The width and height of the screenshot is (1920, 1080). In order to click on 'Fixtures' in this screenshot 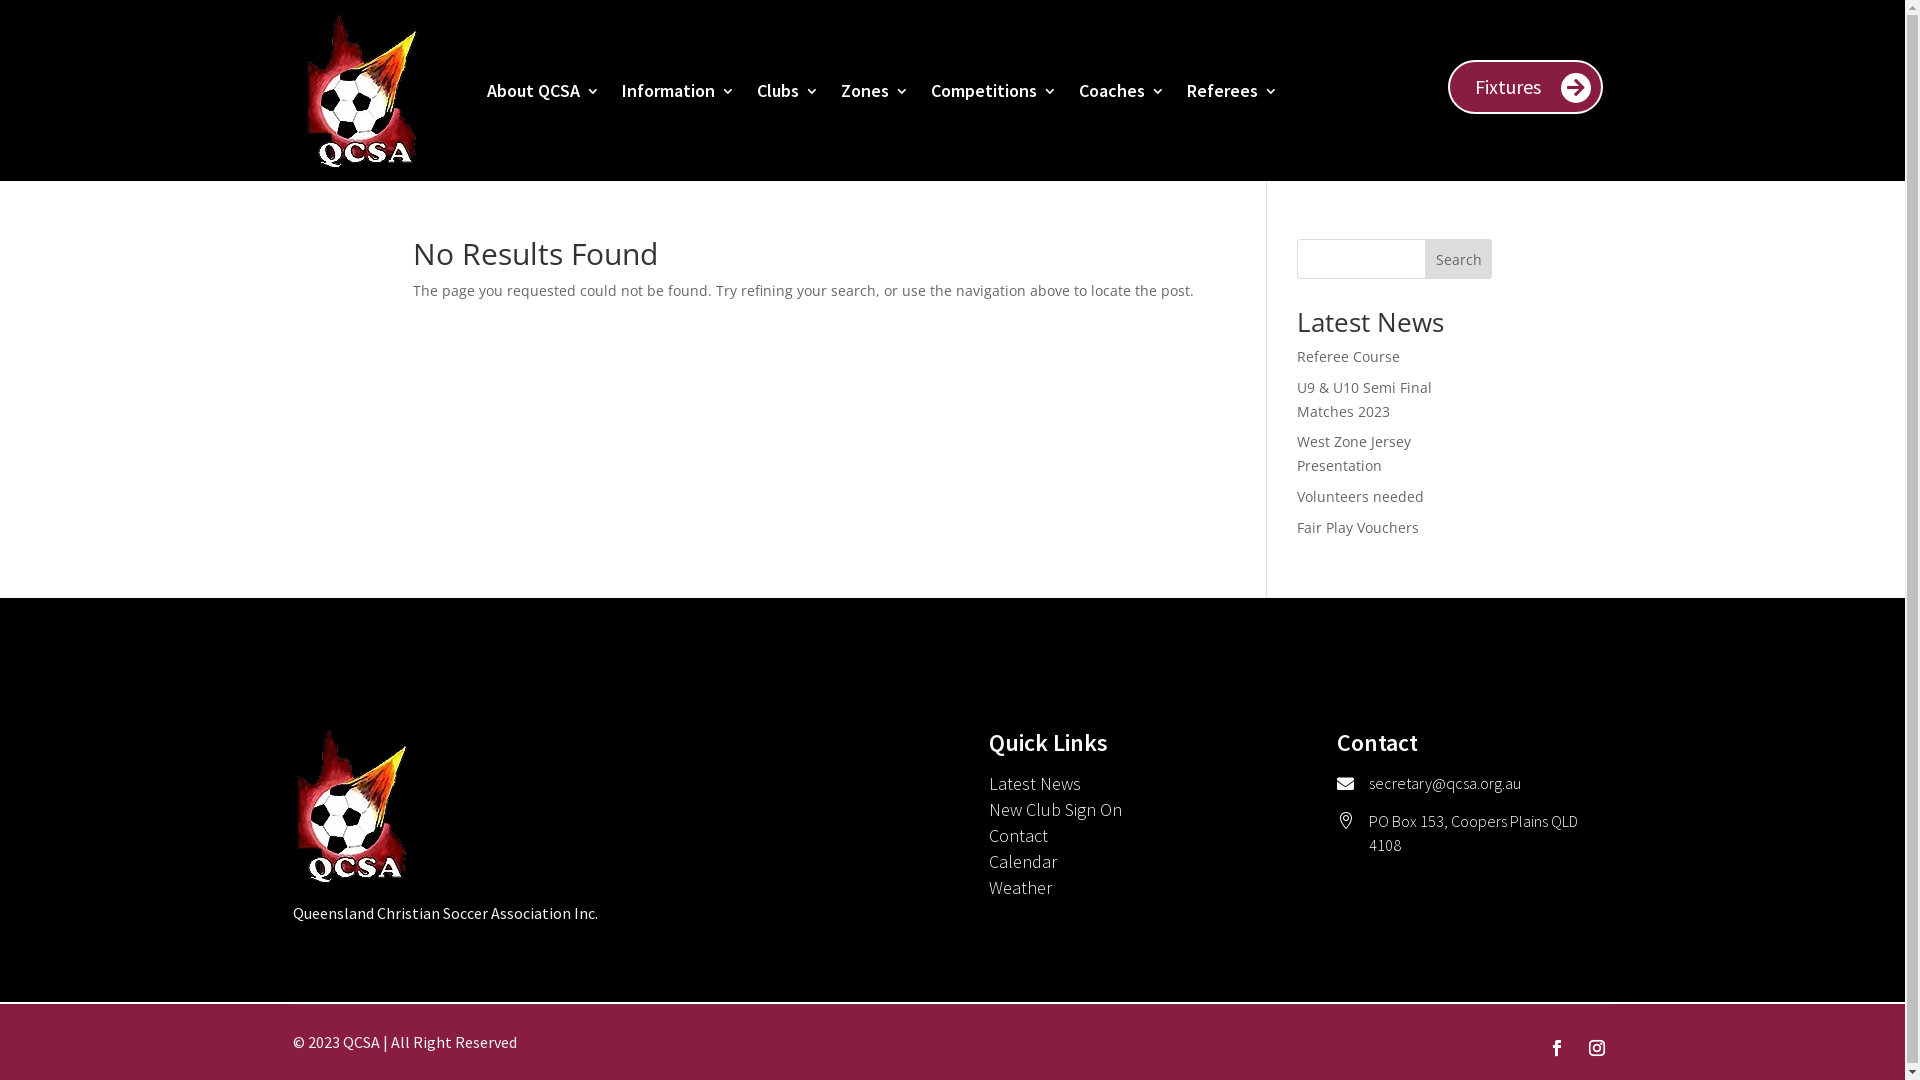, I will do `click(1524, 86)`.